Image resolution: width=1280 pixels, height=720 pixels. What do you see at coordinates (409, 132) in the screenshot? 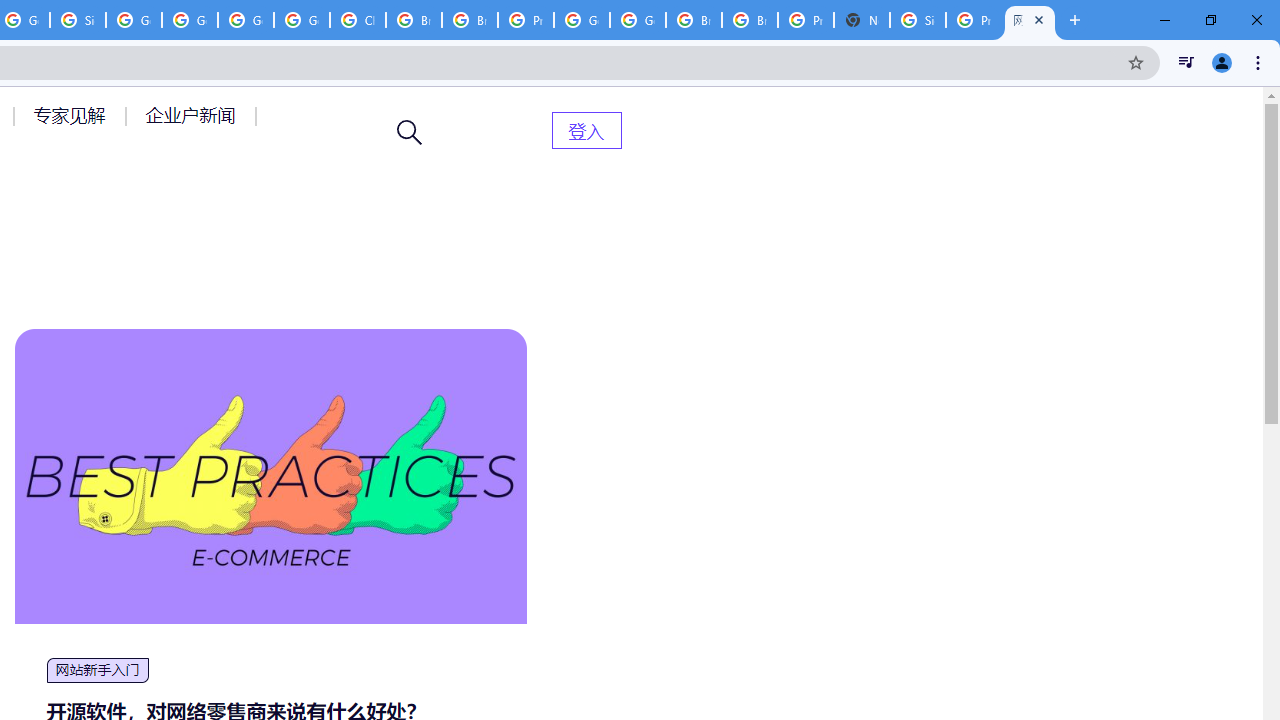
I see `'Open search form'` at bounding box center [409, 132].